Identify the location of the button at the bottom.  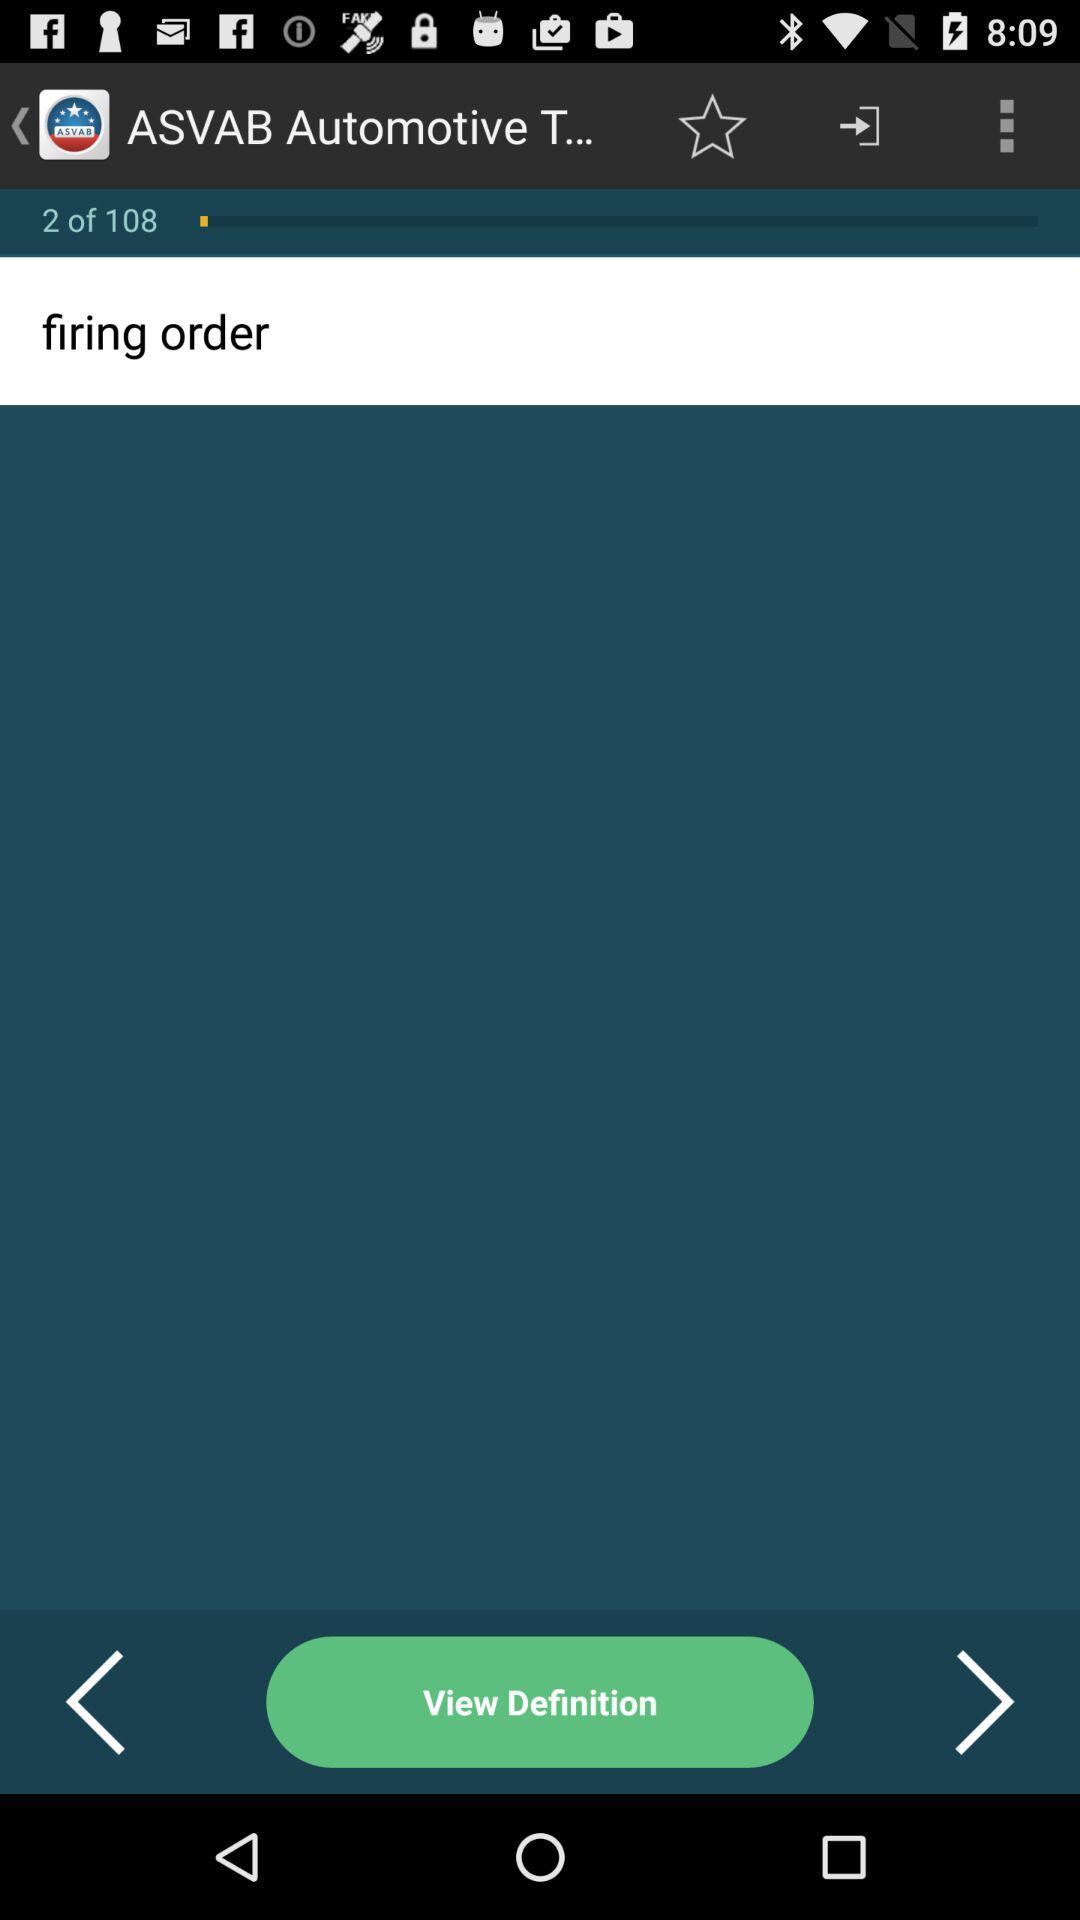
(540, 1701).